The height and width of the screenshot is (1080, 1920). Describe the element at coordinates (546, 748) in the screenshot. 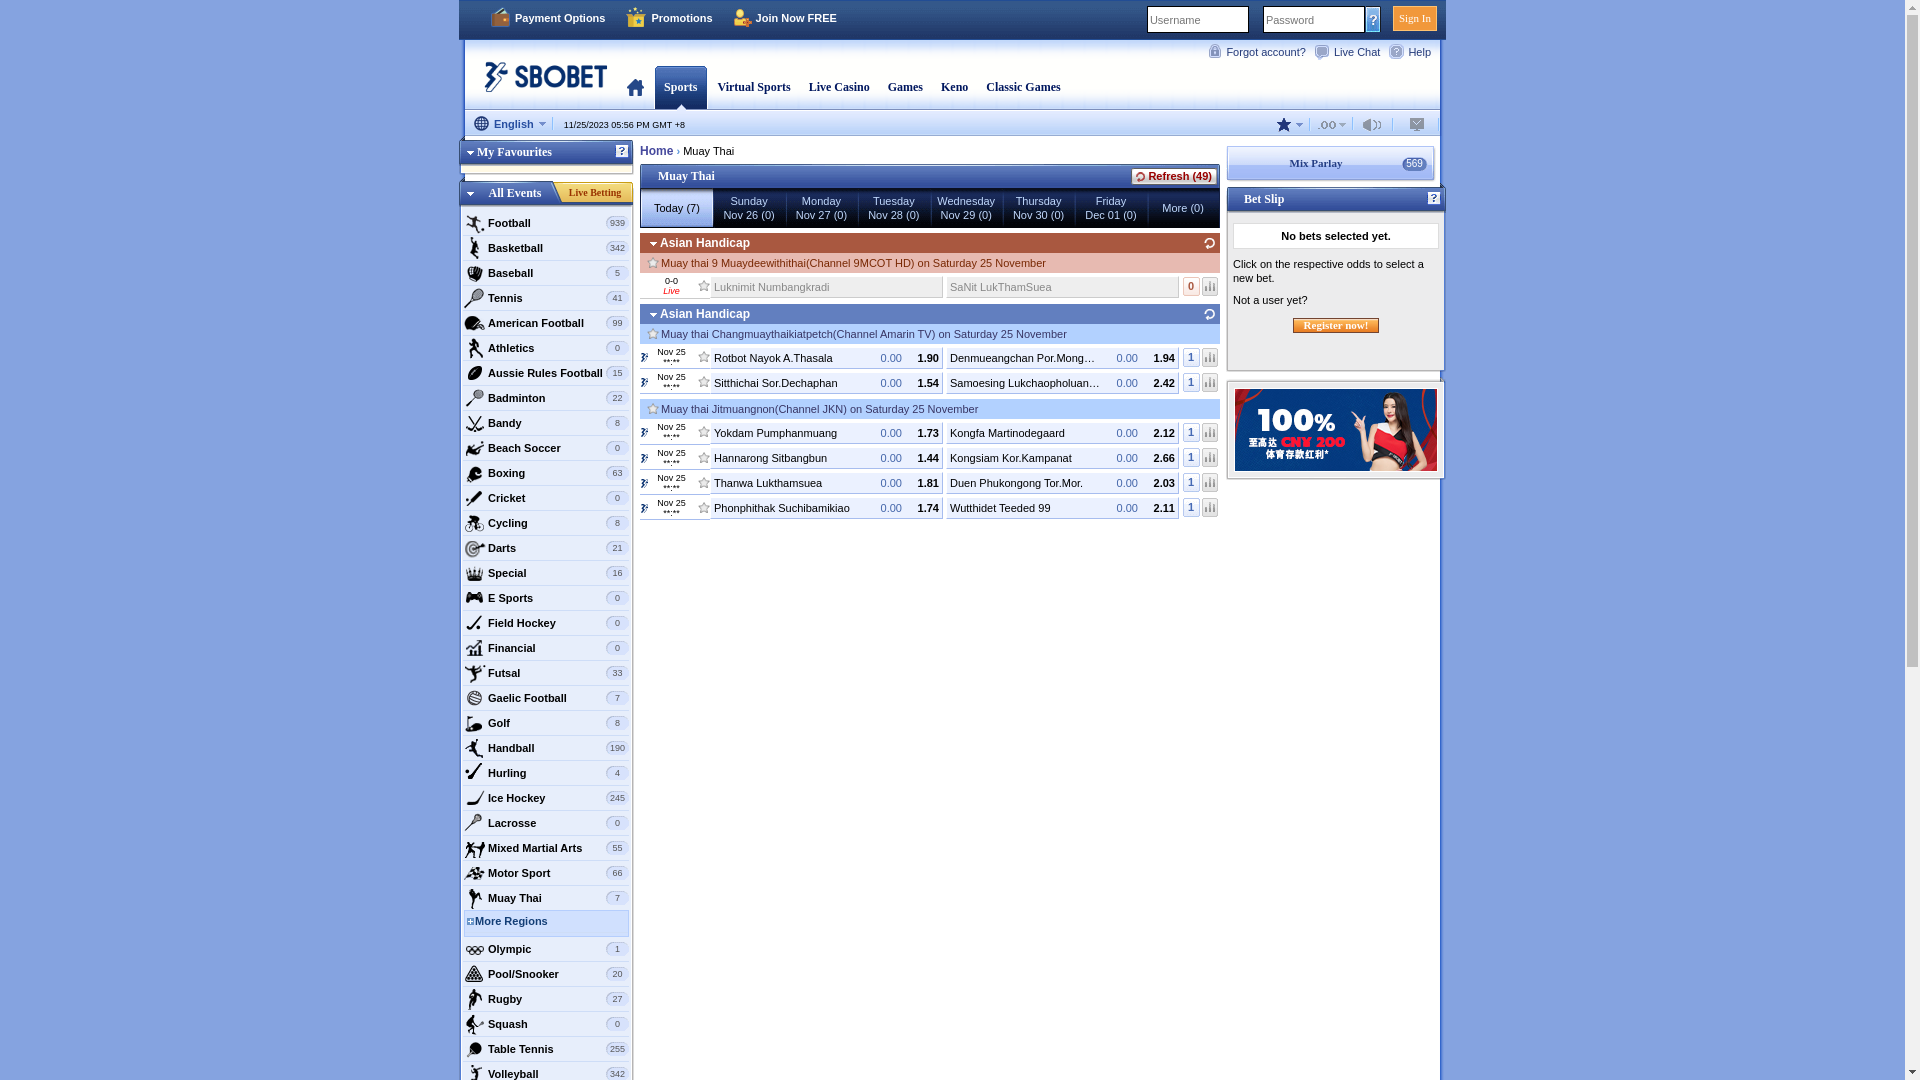

I see `'Handball` at that location.